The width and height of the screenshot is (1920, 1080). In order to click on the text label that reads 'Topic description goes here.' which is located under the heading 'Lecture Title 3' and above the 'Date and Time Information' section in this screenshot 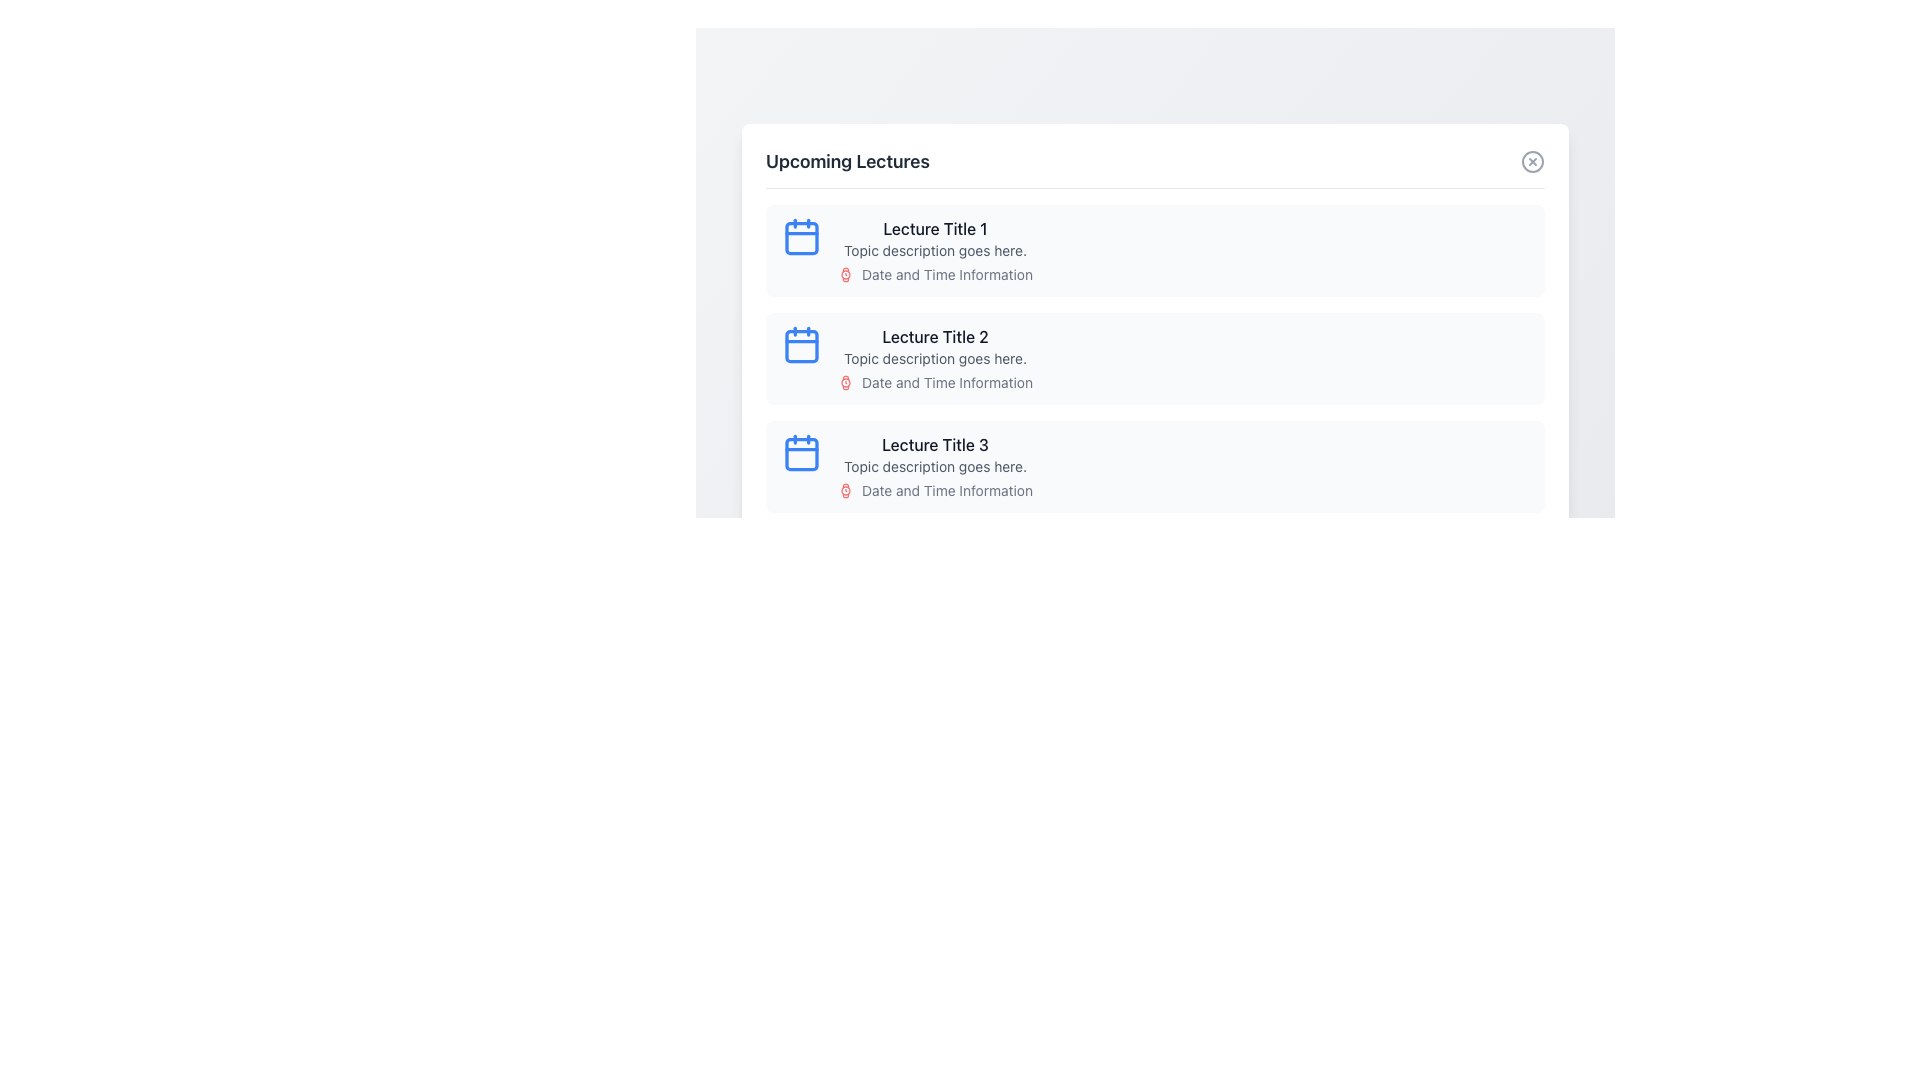, I will do `click(934, 466)`.